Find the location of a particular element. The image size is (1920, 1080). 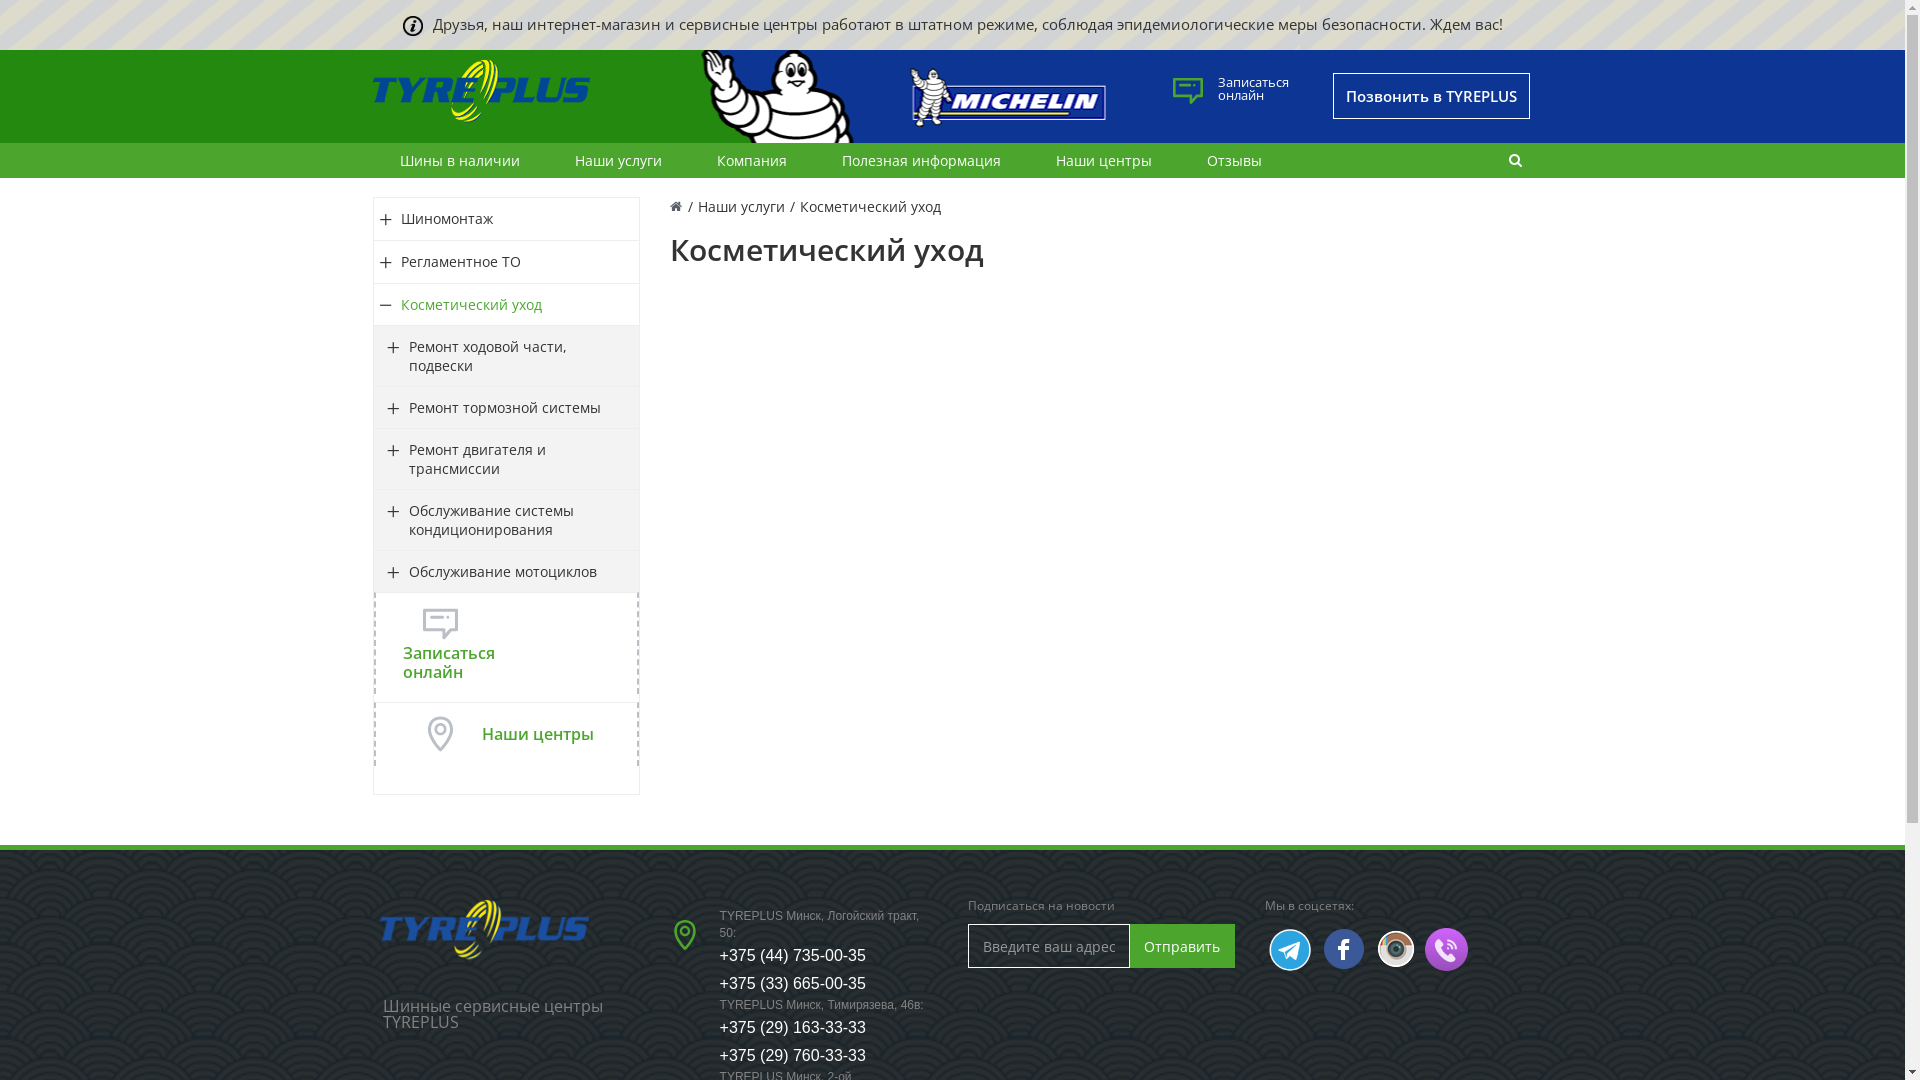

'+375 (44) 735-00-35' is located at coordinates (791, 954).